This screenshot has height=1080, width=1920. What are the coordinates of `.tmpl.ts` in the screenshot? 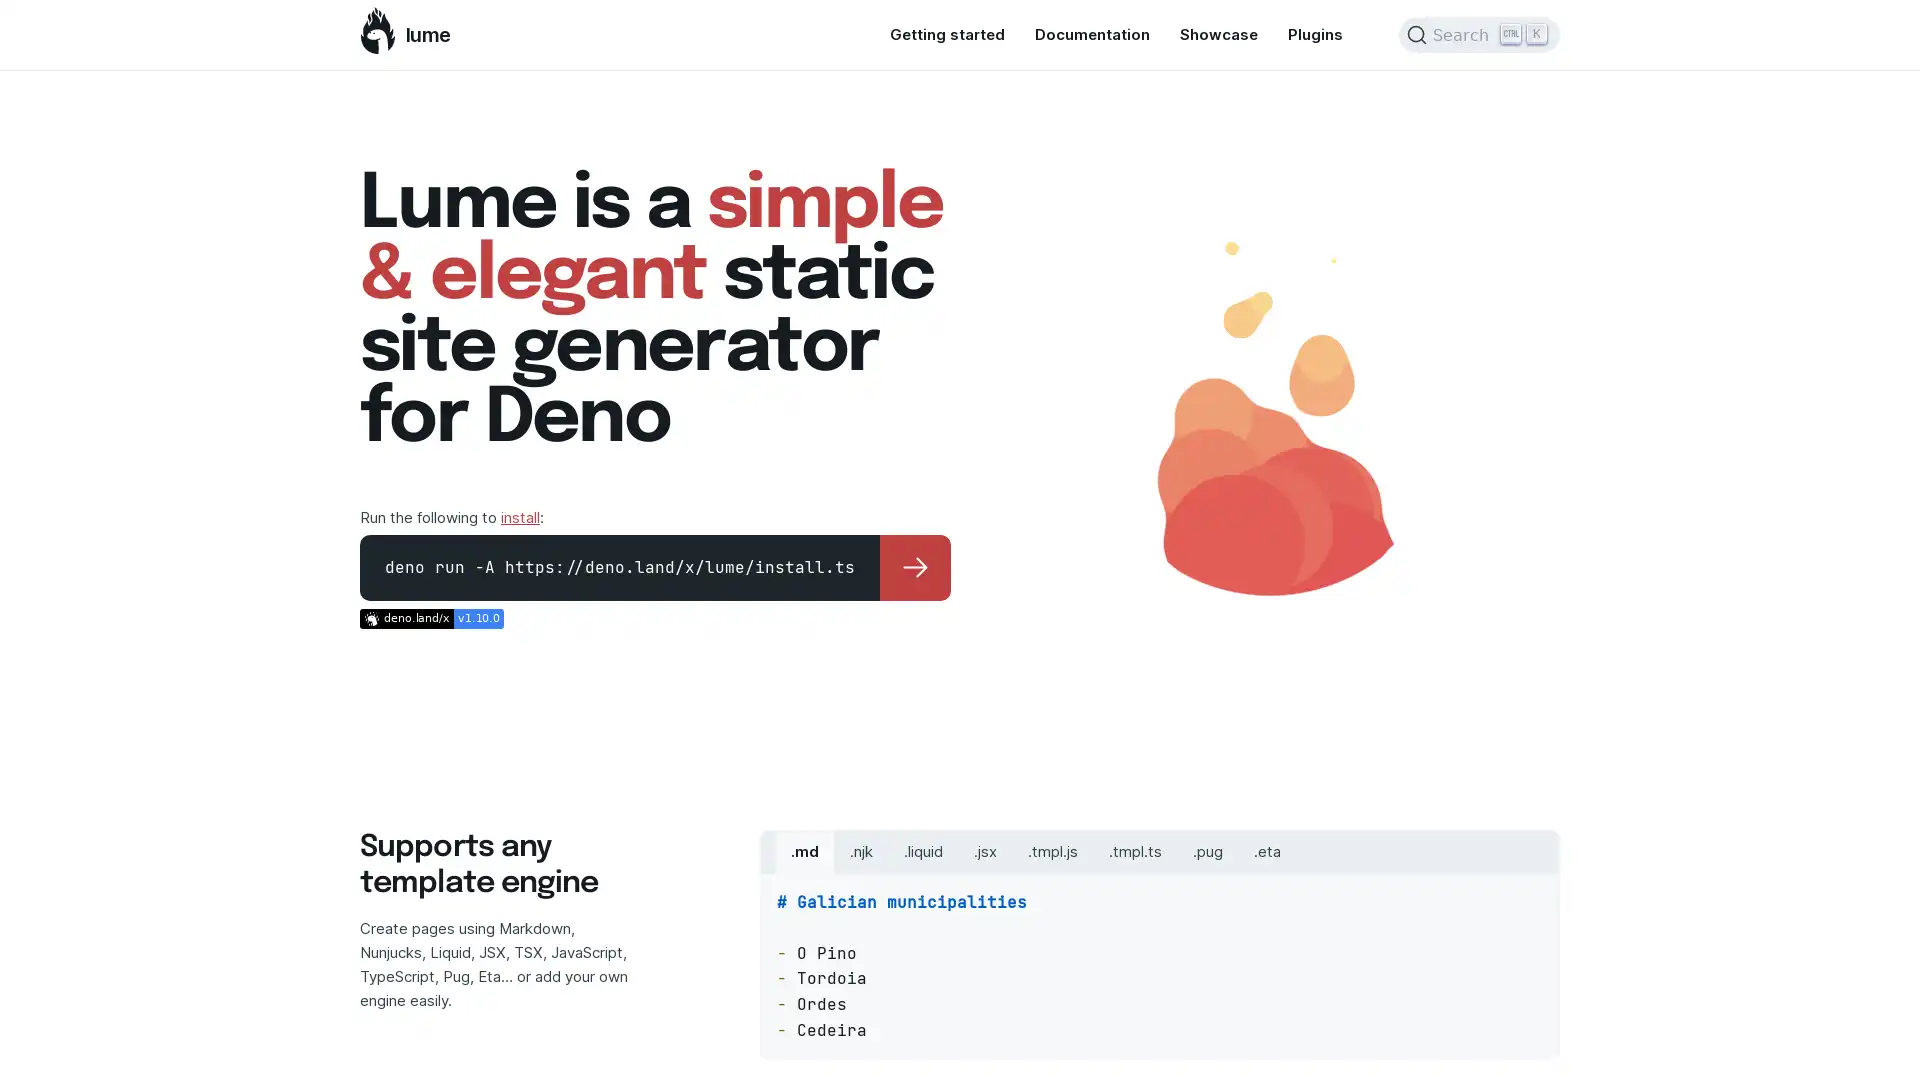 It's located at (1135, 851).